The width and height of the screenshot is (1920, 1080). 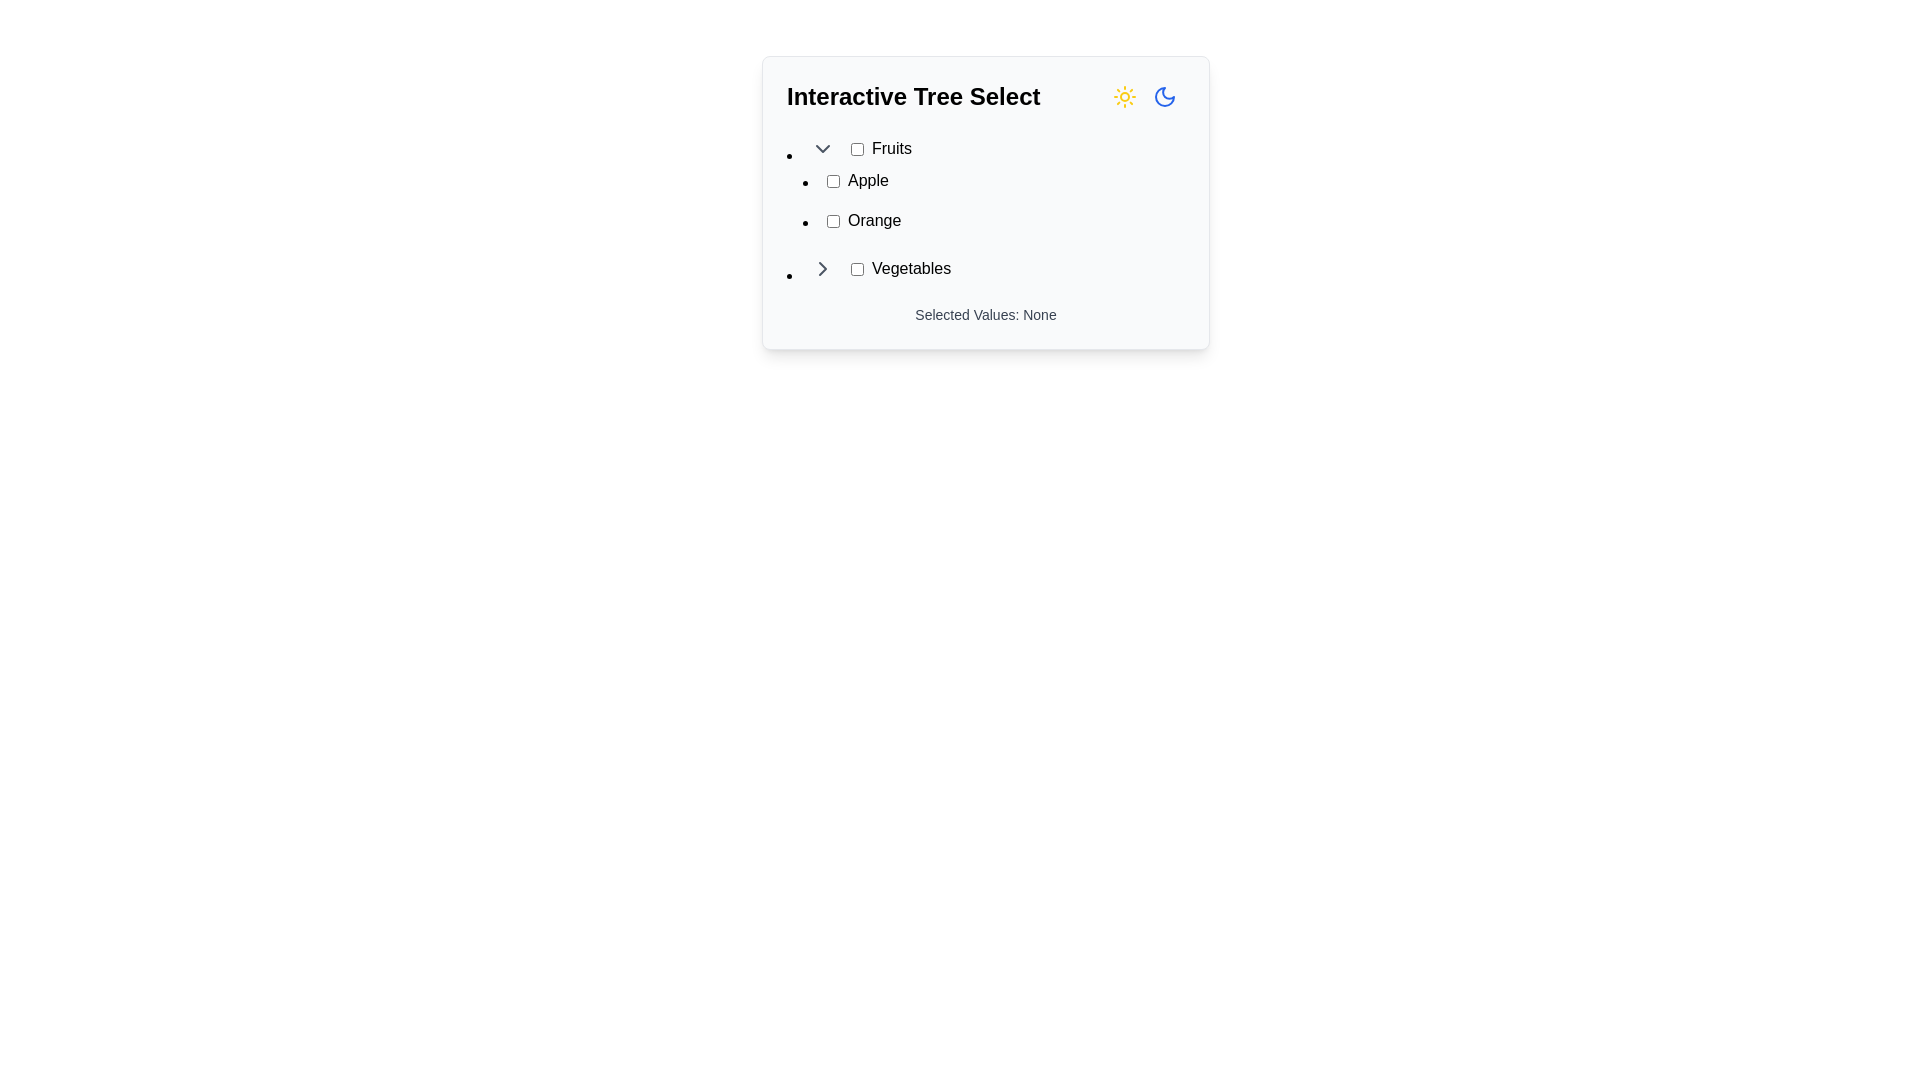 I want to click on the crescent moon icon, which is a blue minimalistic graphic located in the top-right corner of the interactive tree select component, adjacent to a square reload icon, so click(x=1165, y=96).